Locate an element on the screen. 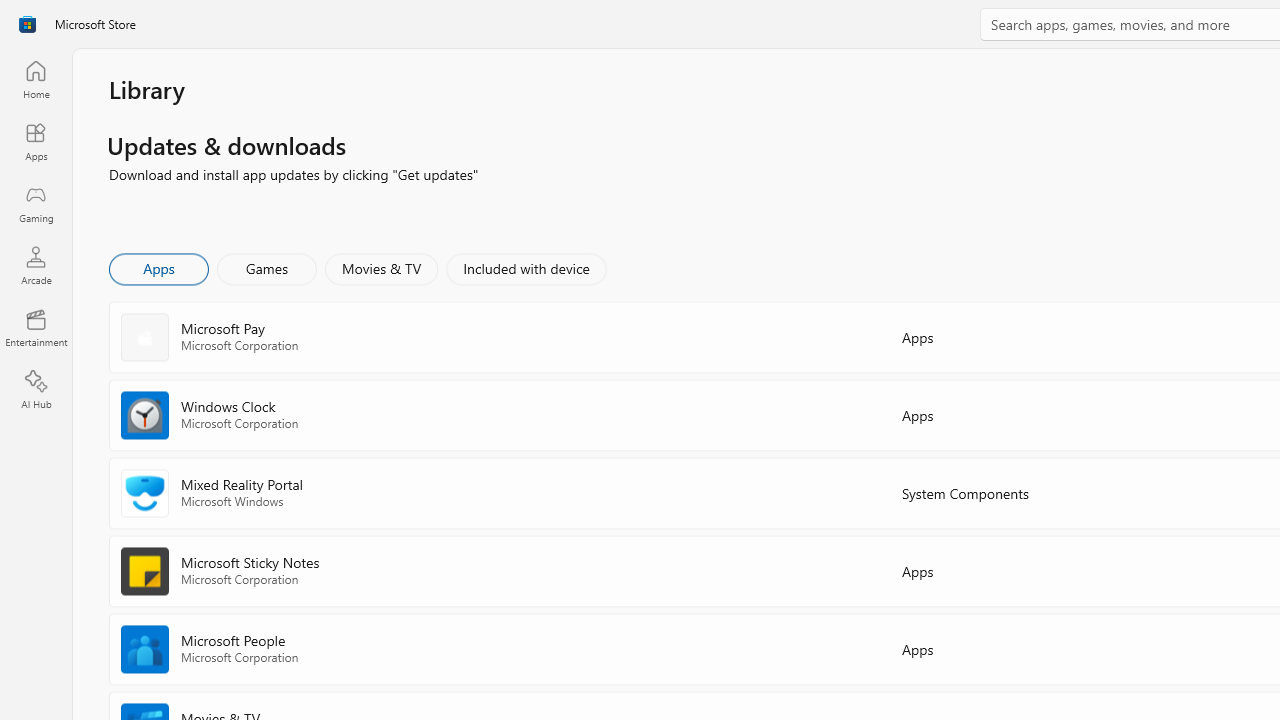 This screenshot has width=1280, height=720. 'Arcade' is located at coordinates (35, 264).